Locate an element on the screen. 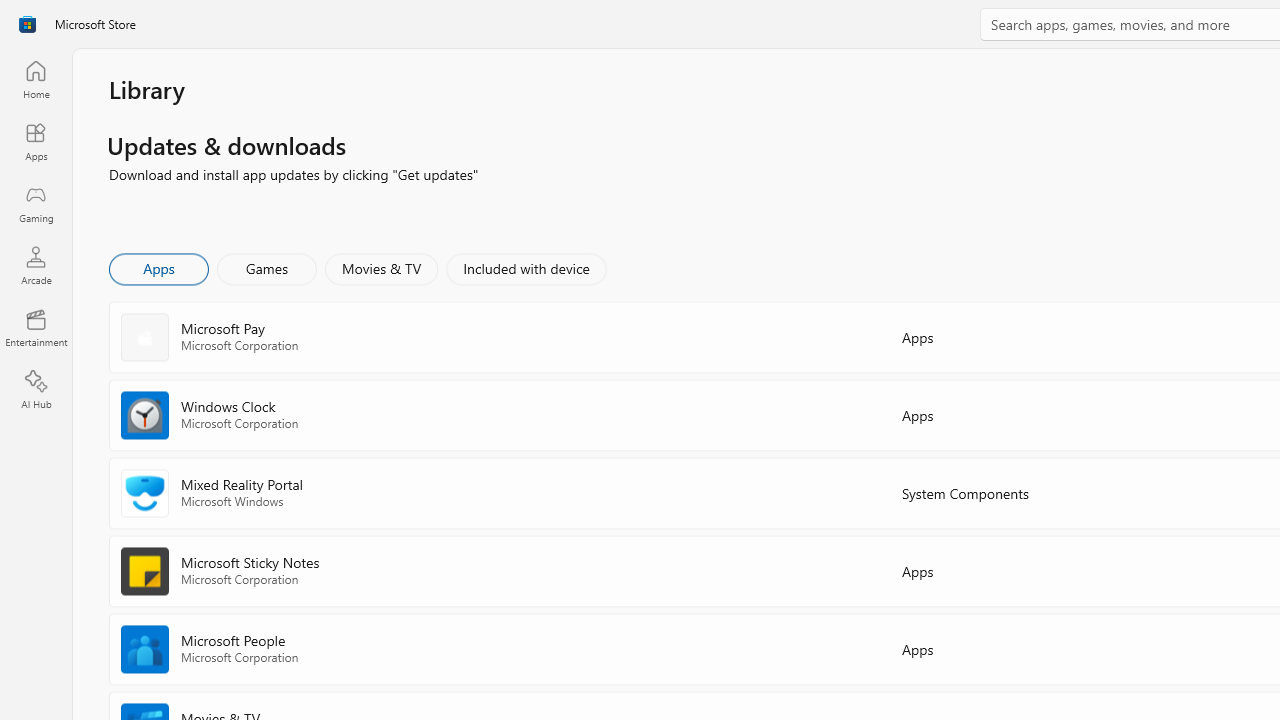 This screenshot has width=1280, height=720. 'Arcade' is located at coordinates (35, 264).